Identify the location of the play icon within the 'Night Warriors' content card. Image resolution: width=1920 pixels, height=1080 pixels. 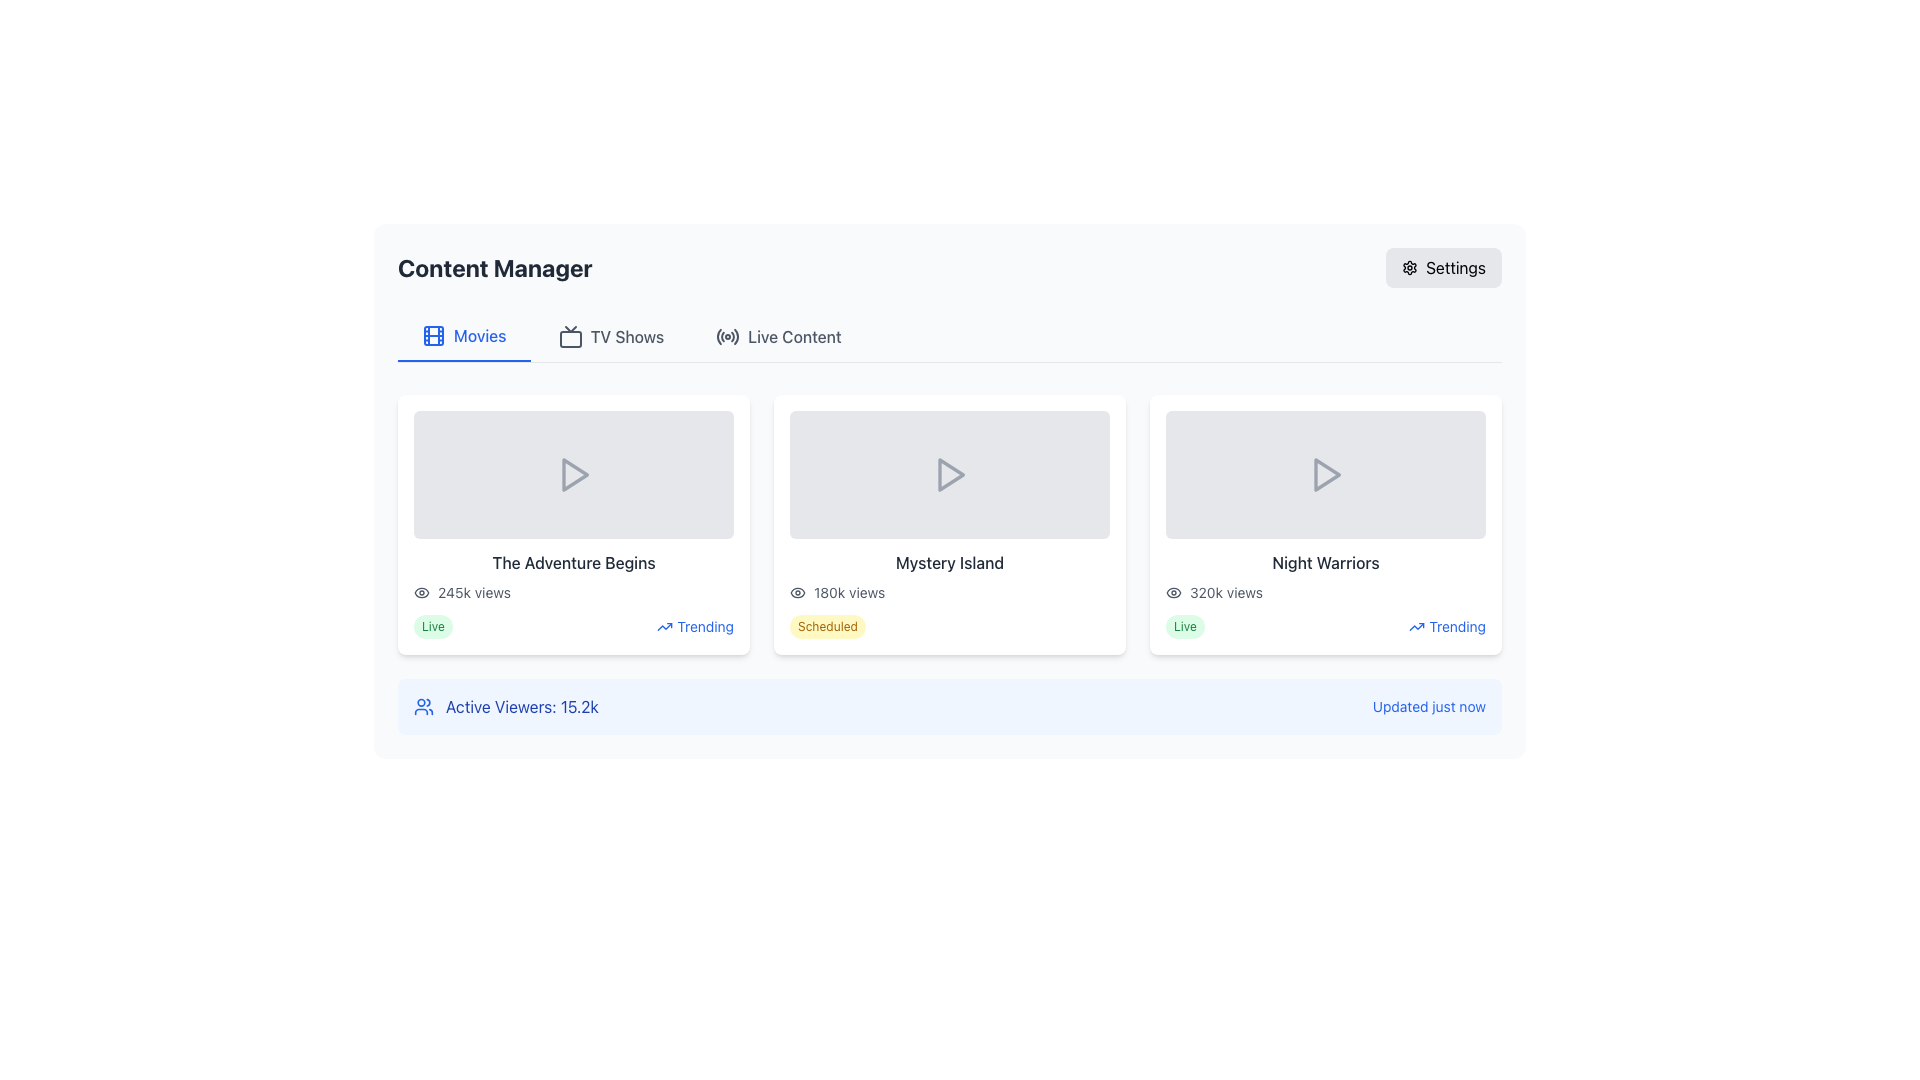
(1327, 474).